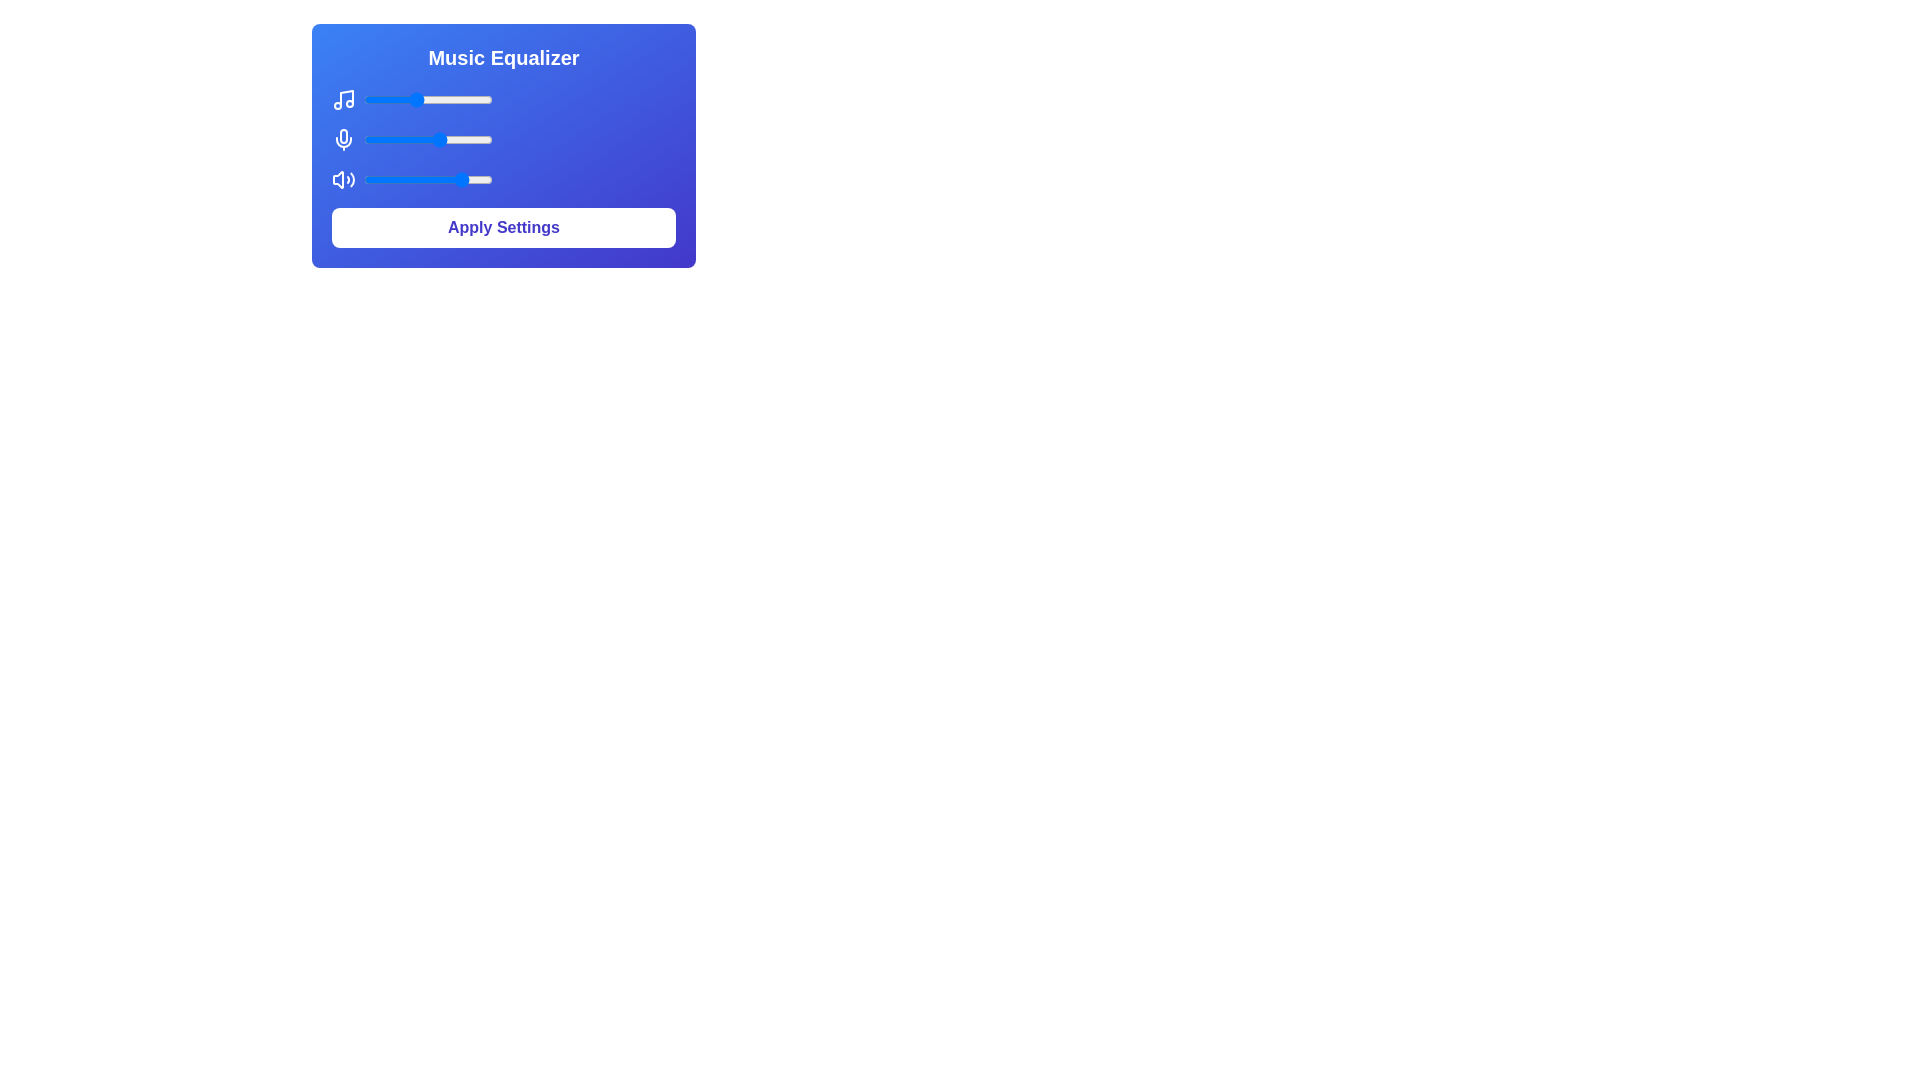 The height and width of the screenshot is (1080, 1920). I want to click on the music level, so click(405, 100).